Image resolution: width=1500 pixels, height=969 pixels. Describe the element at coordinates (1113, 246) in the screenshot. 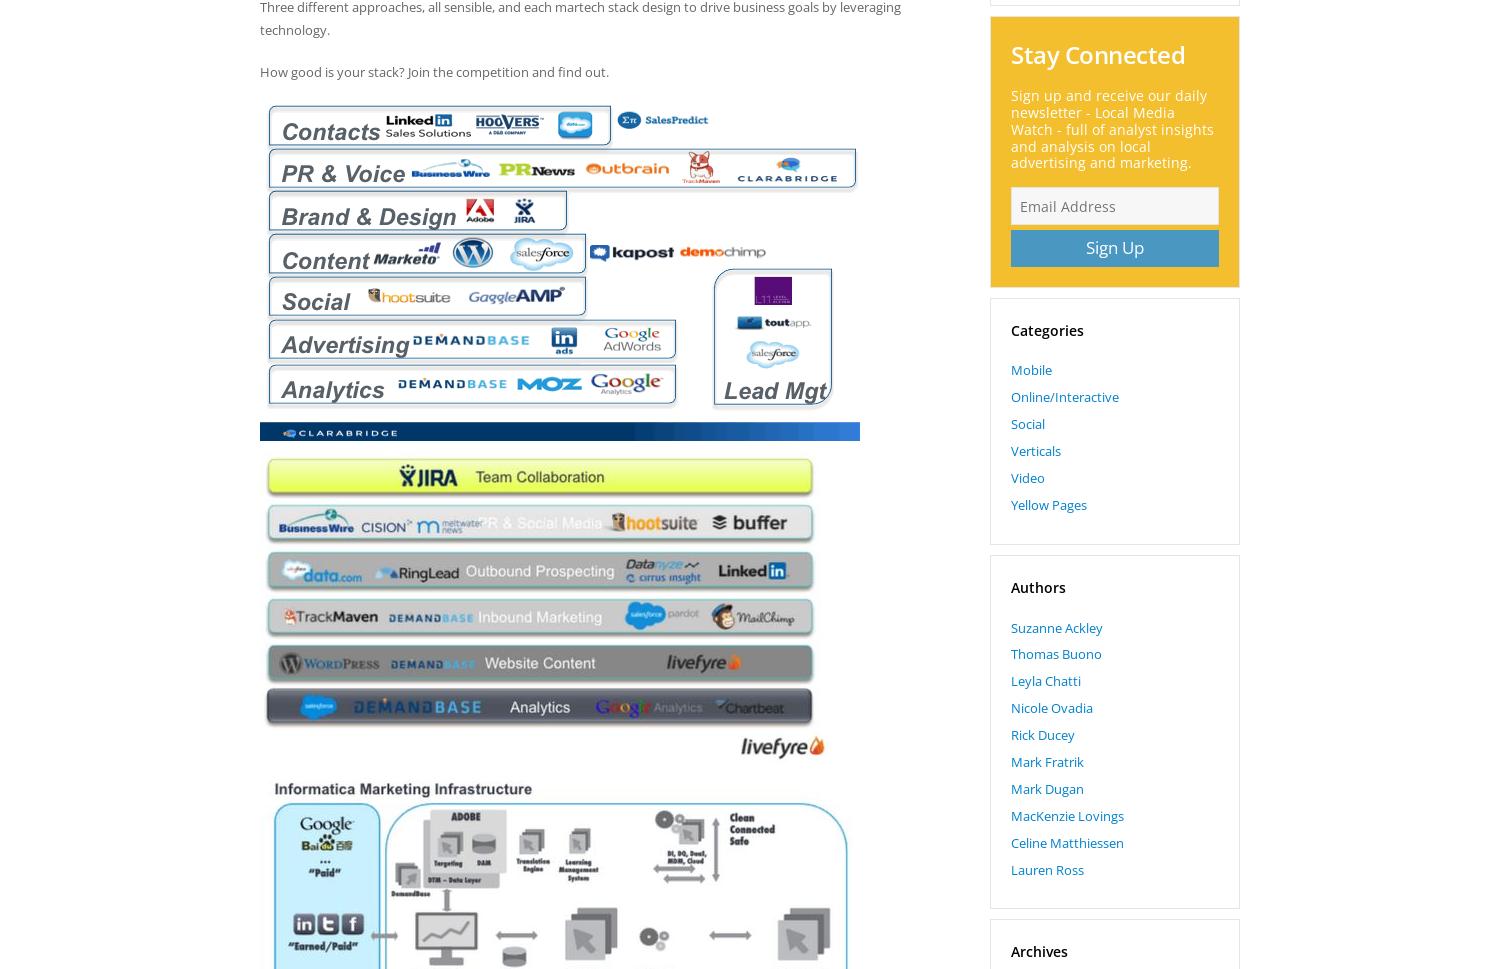

I see `'Sign Up'` at that location.